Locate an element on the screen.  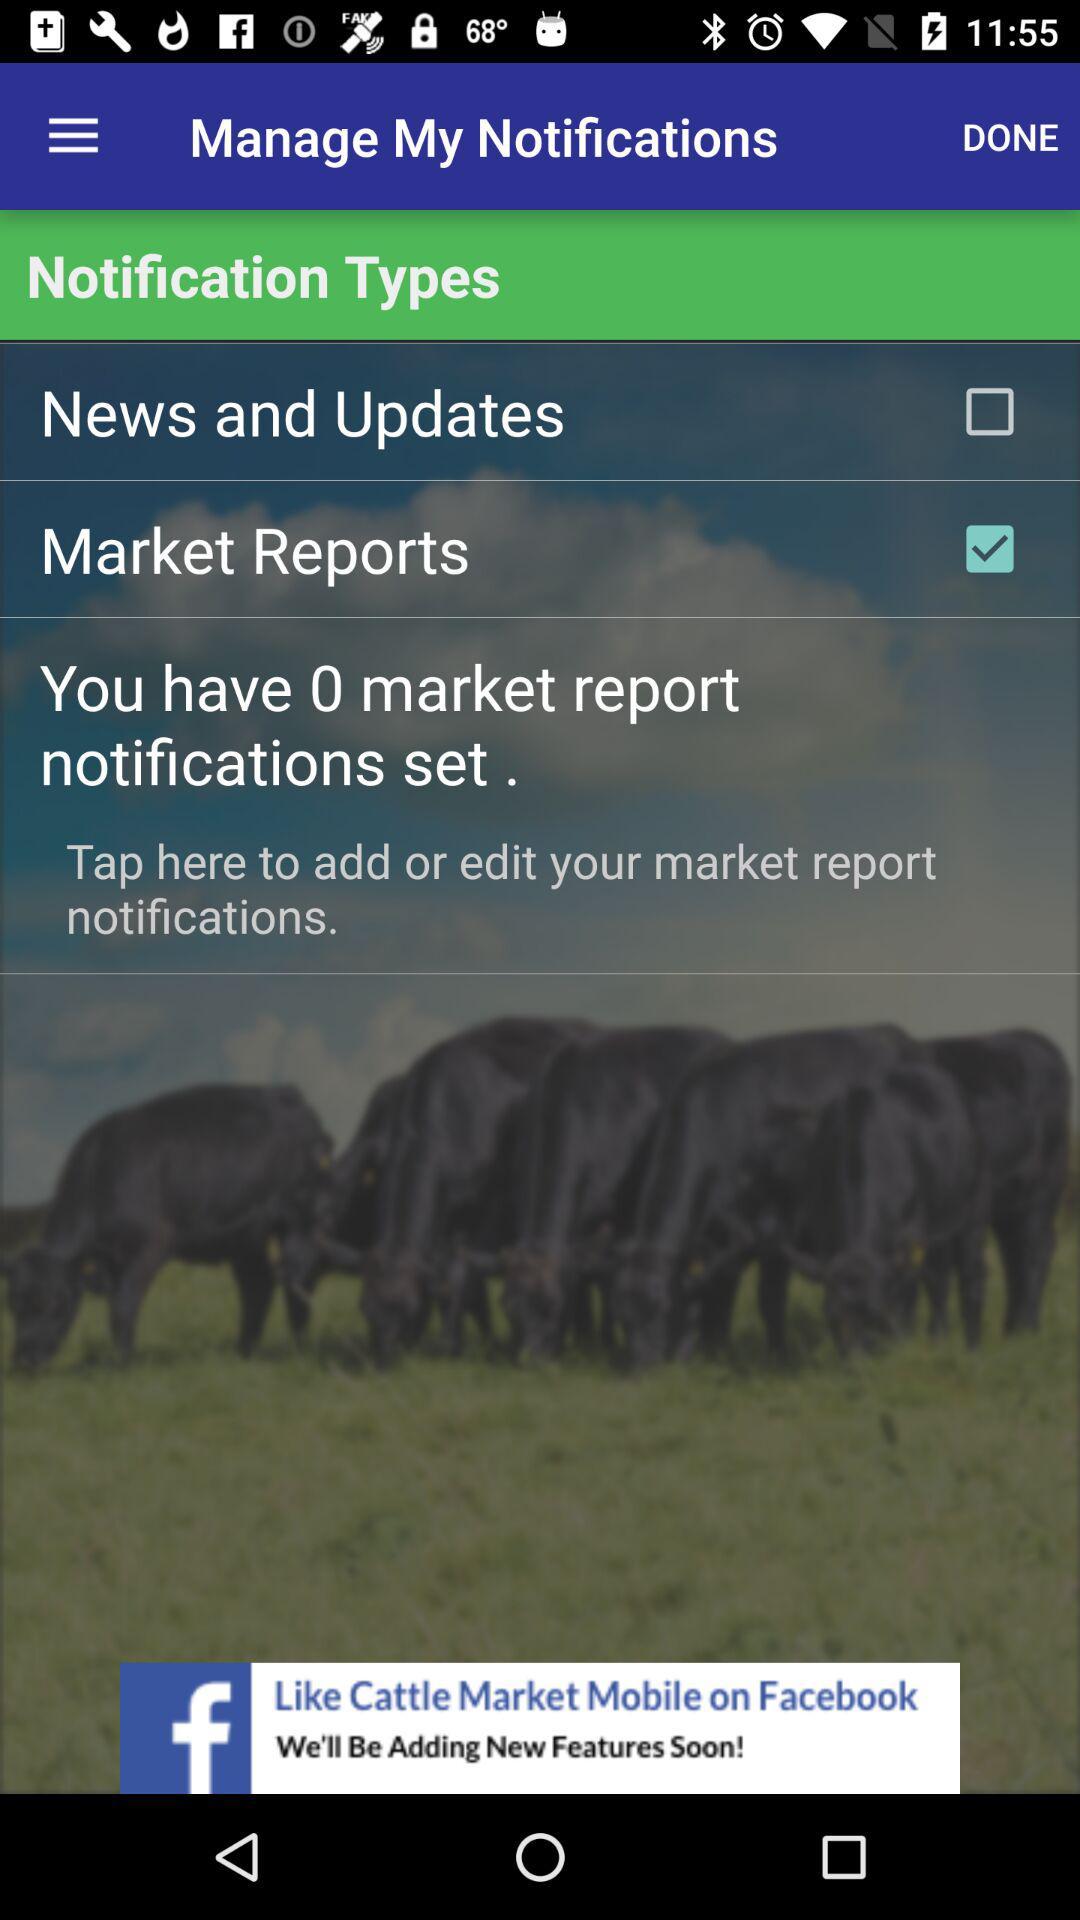
market reports is located at coordinates (990, 548).